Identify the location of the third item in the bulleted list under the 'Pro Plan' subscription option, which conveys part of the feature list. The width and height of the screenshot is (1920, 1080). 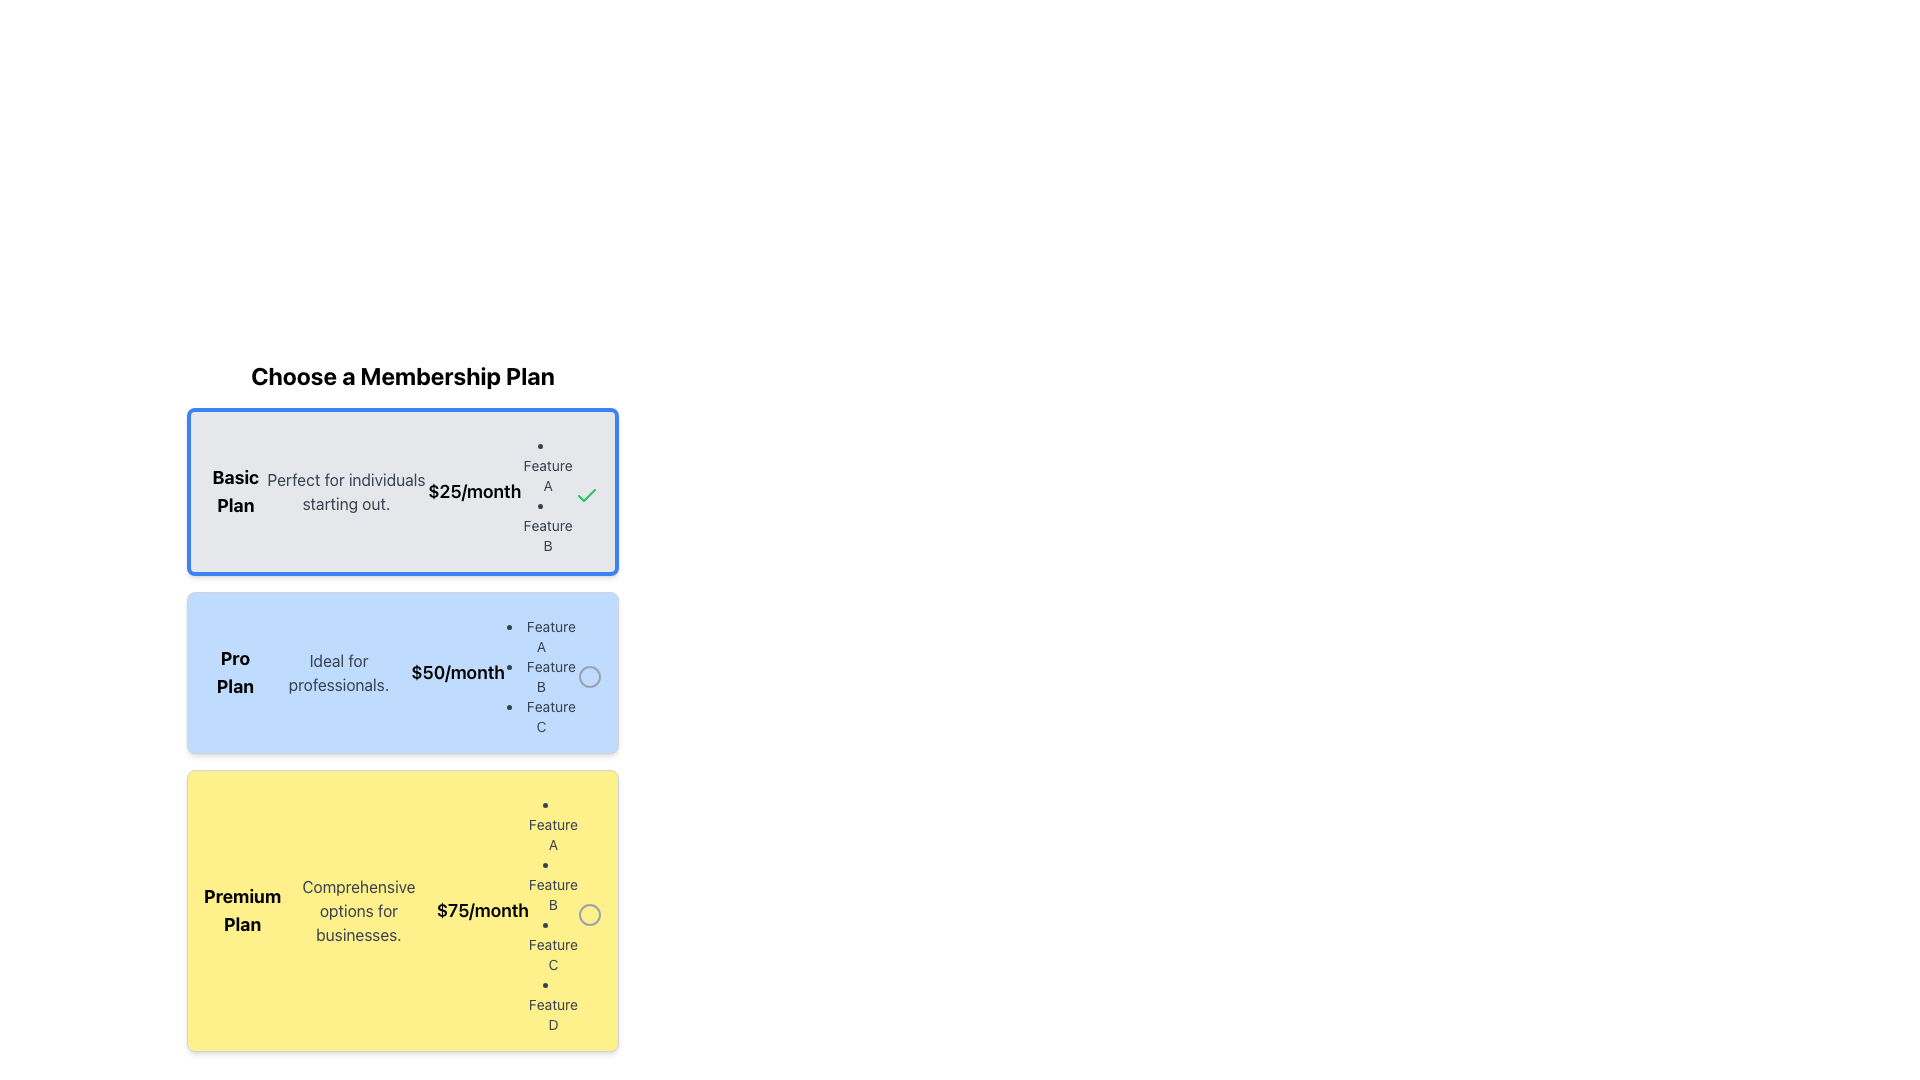
(541, 716).